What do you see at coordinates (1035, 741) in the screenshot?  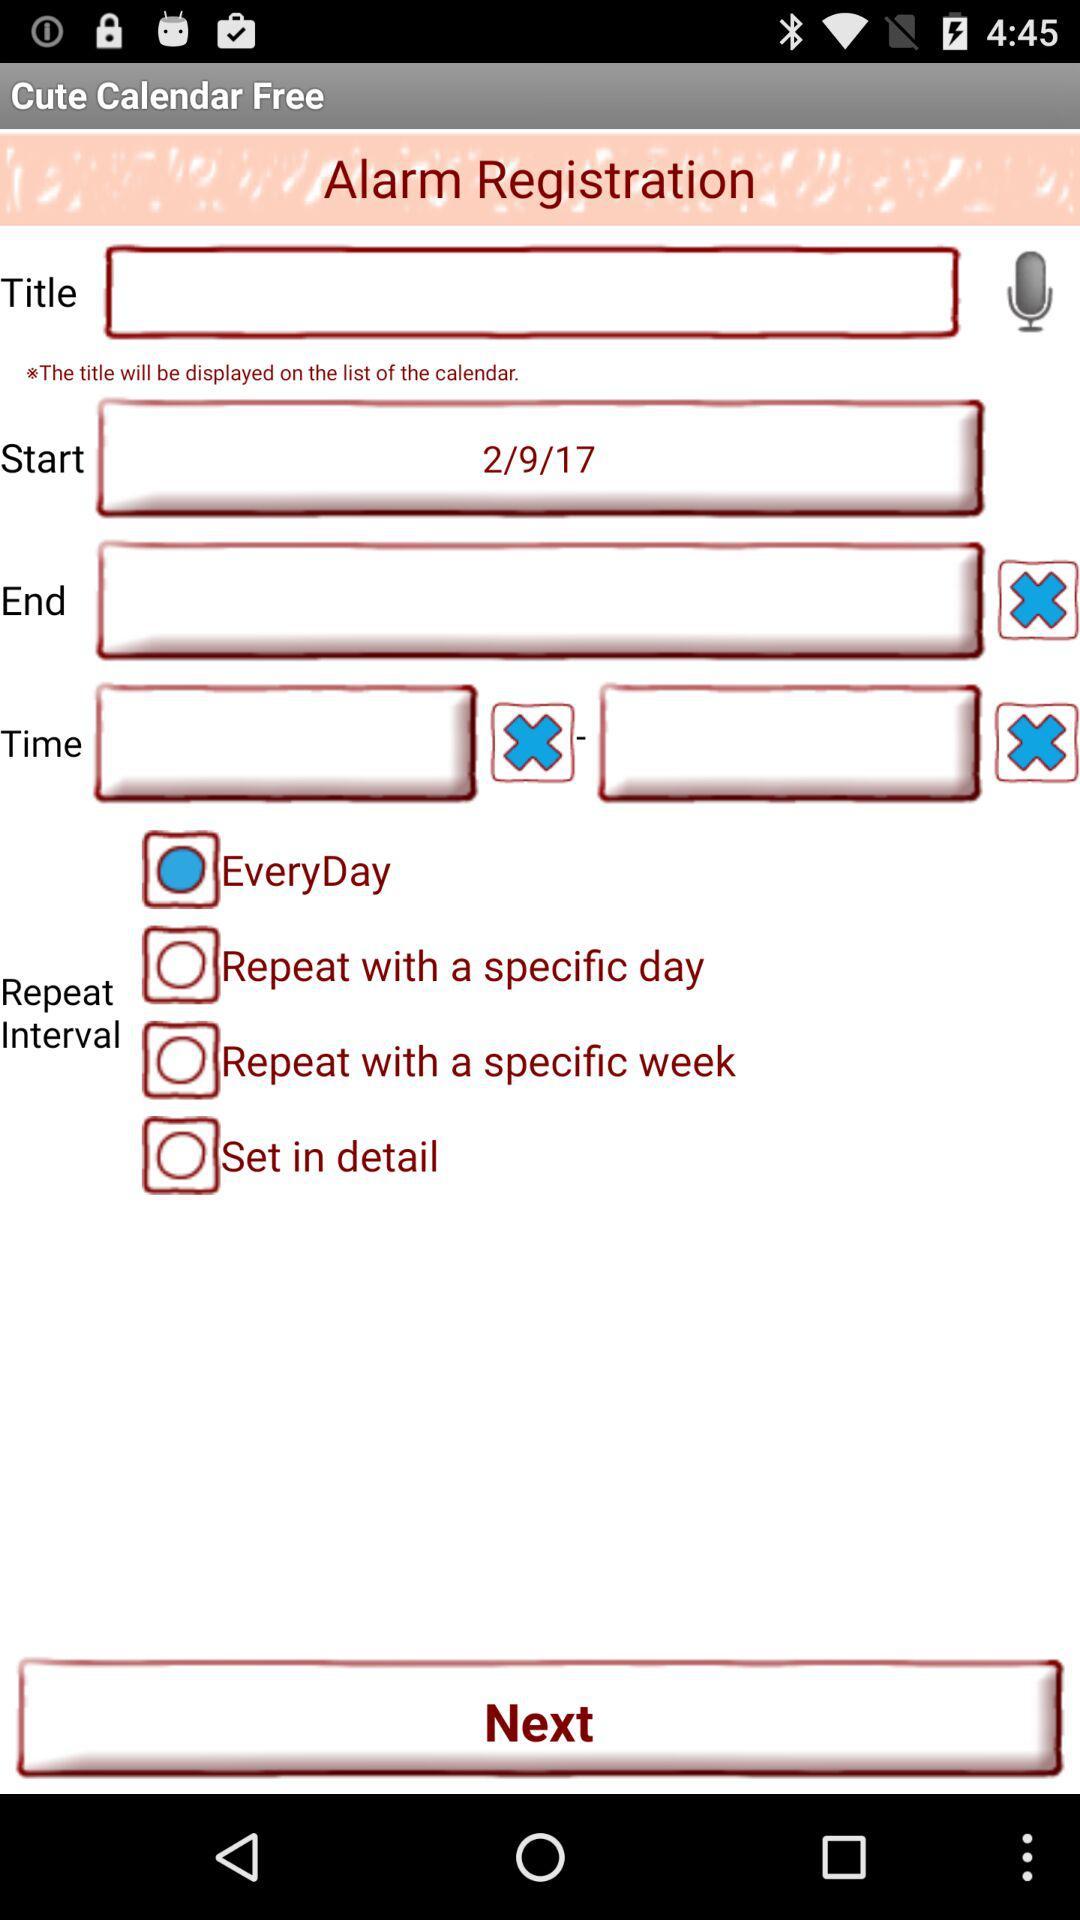 I see `clear box` at bounding box center [1035, 741].